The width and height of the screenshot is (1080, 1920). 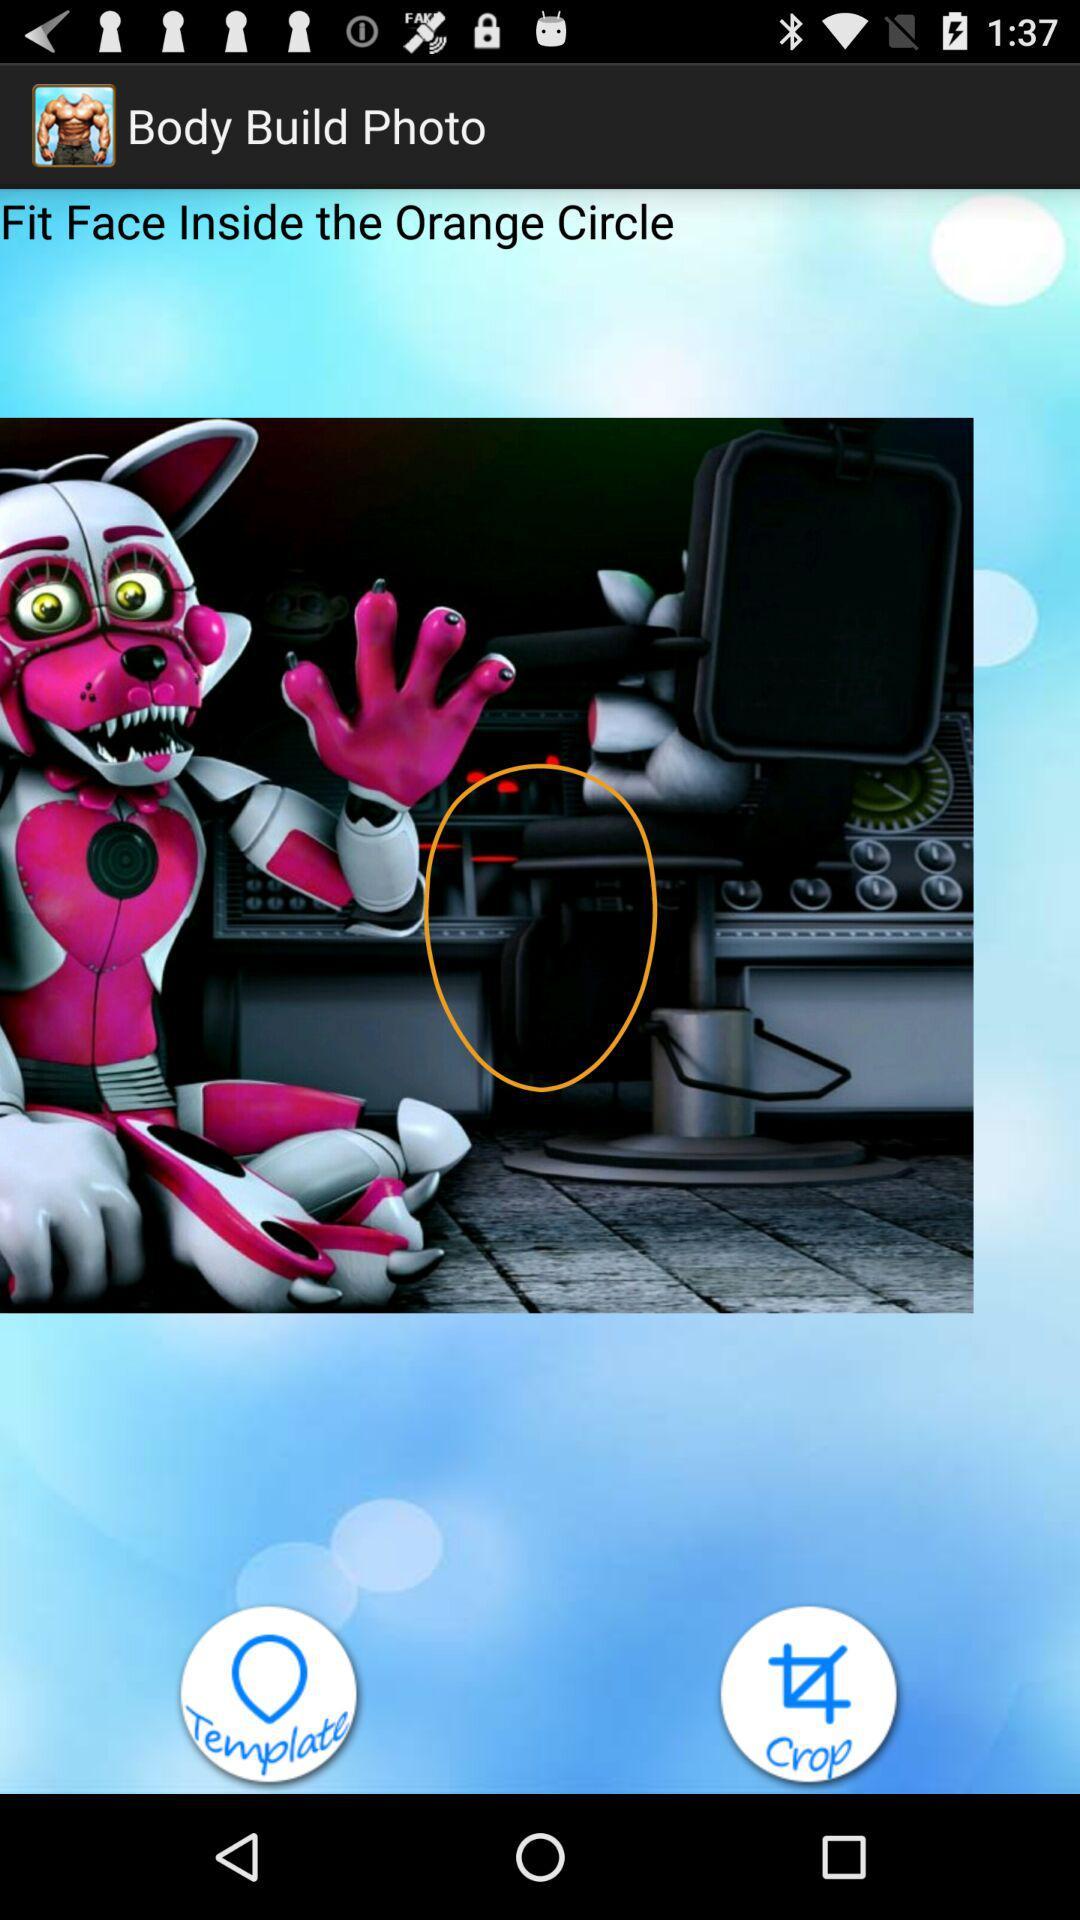 I want to click on the icon at the bottom right corner, so click(x=810, y=1696).